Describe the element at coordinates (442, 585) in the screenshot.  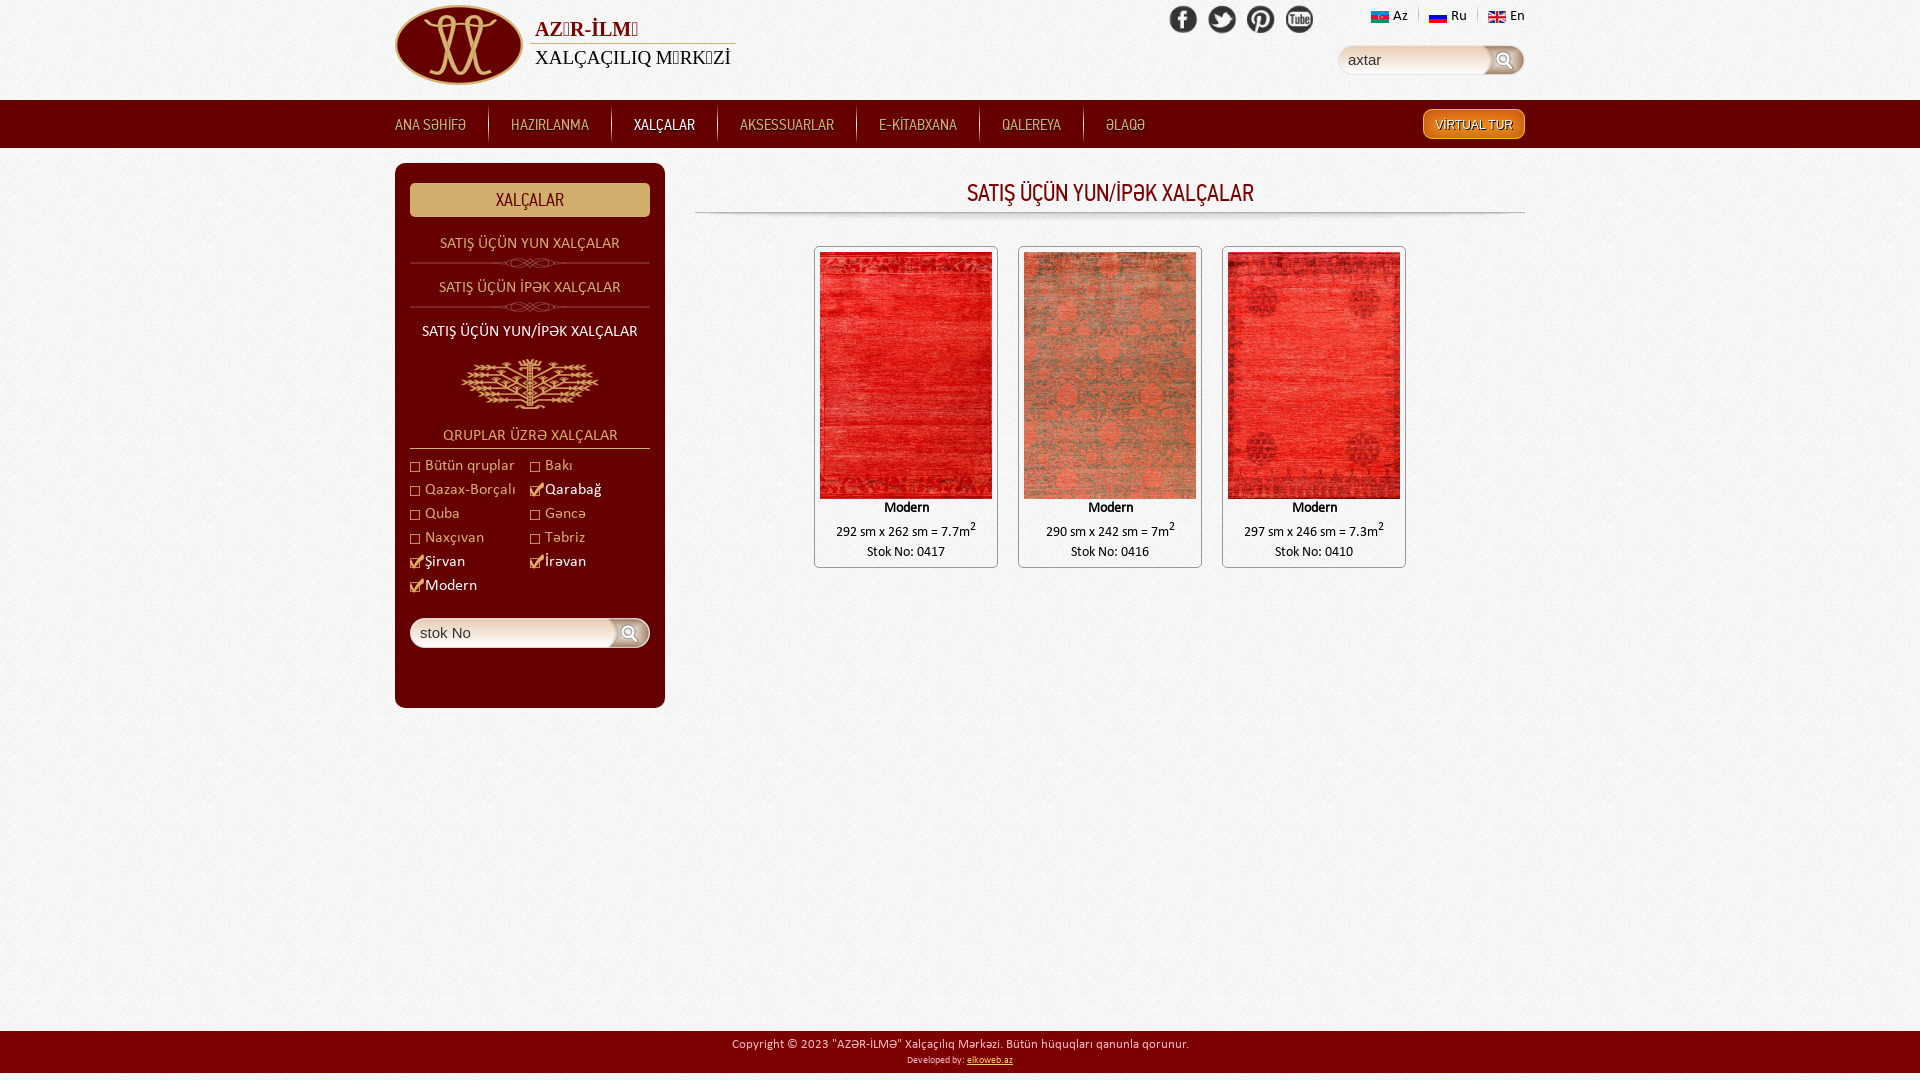
I see `'Modern'` at that location.